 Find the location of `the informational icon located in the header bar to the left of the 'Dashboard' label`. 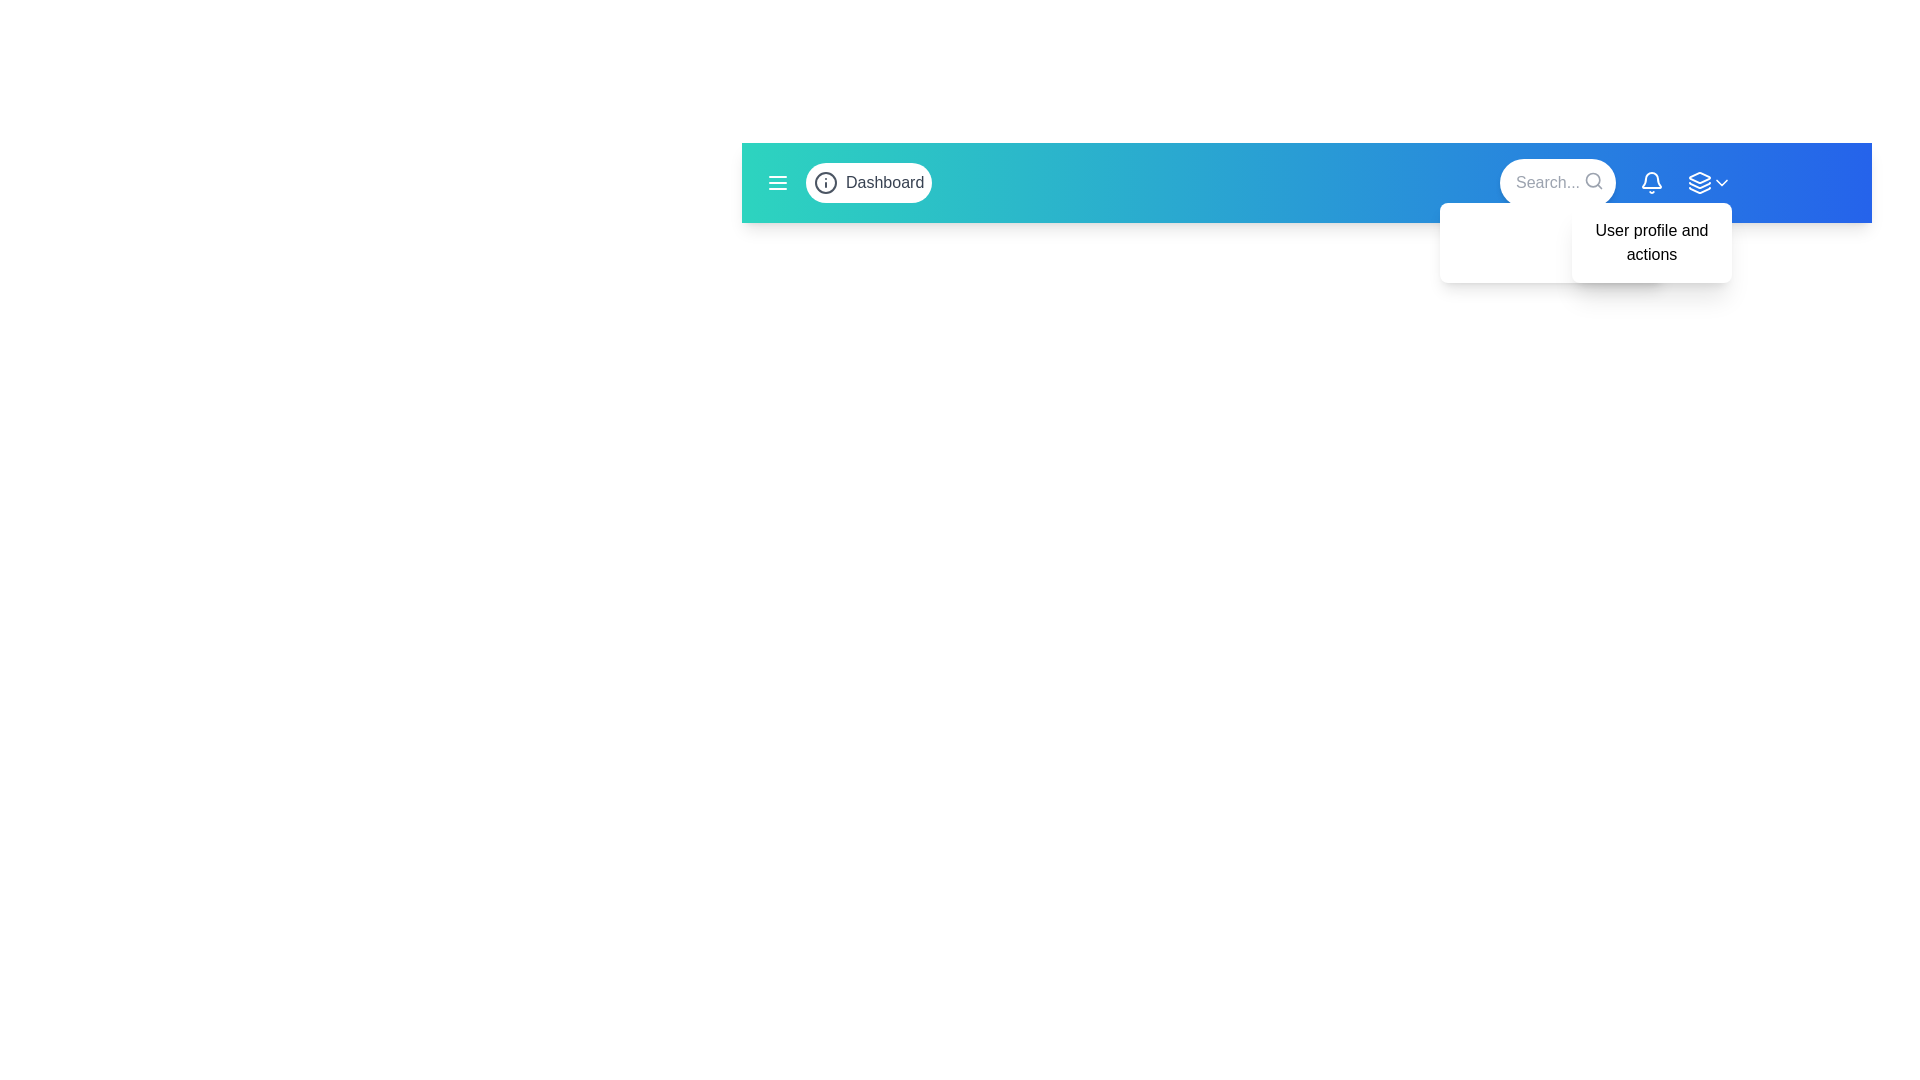

the informational icon located in the header bar to the left of the 'Dashboard' label is located at coordinates (825, 182).